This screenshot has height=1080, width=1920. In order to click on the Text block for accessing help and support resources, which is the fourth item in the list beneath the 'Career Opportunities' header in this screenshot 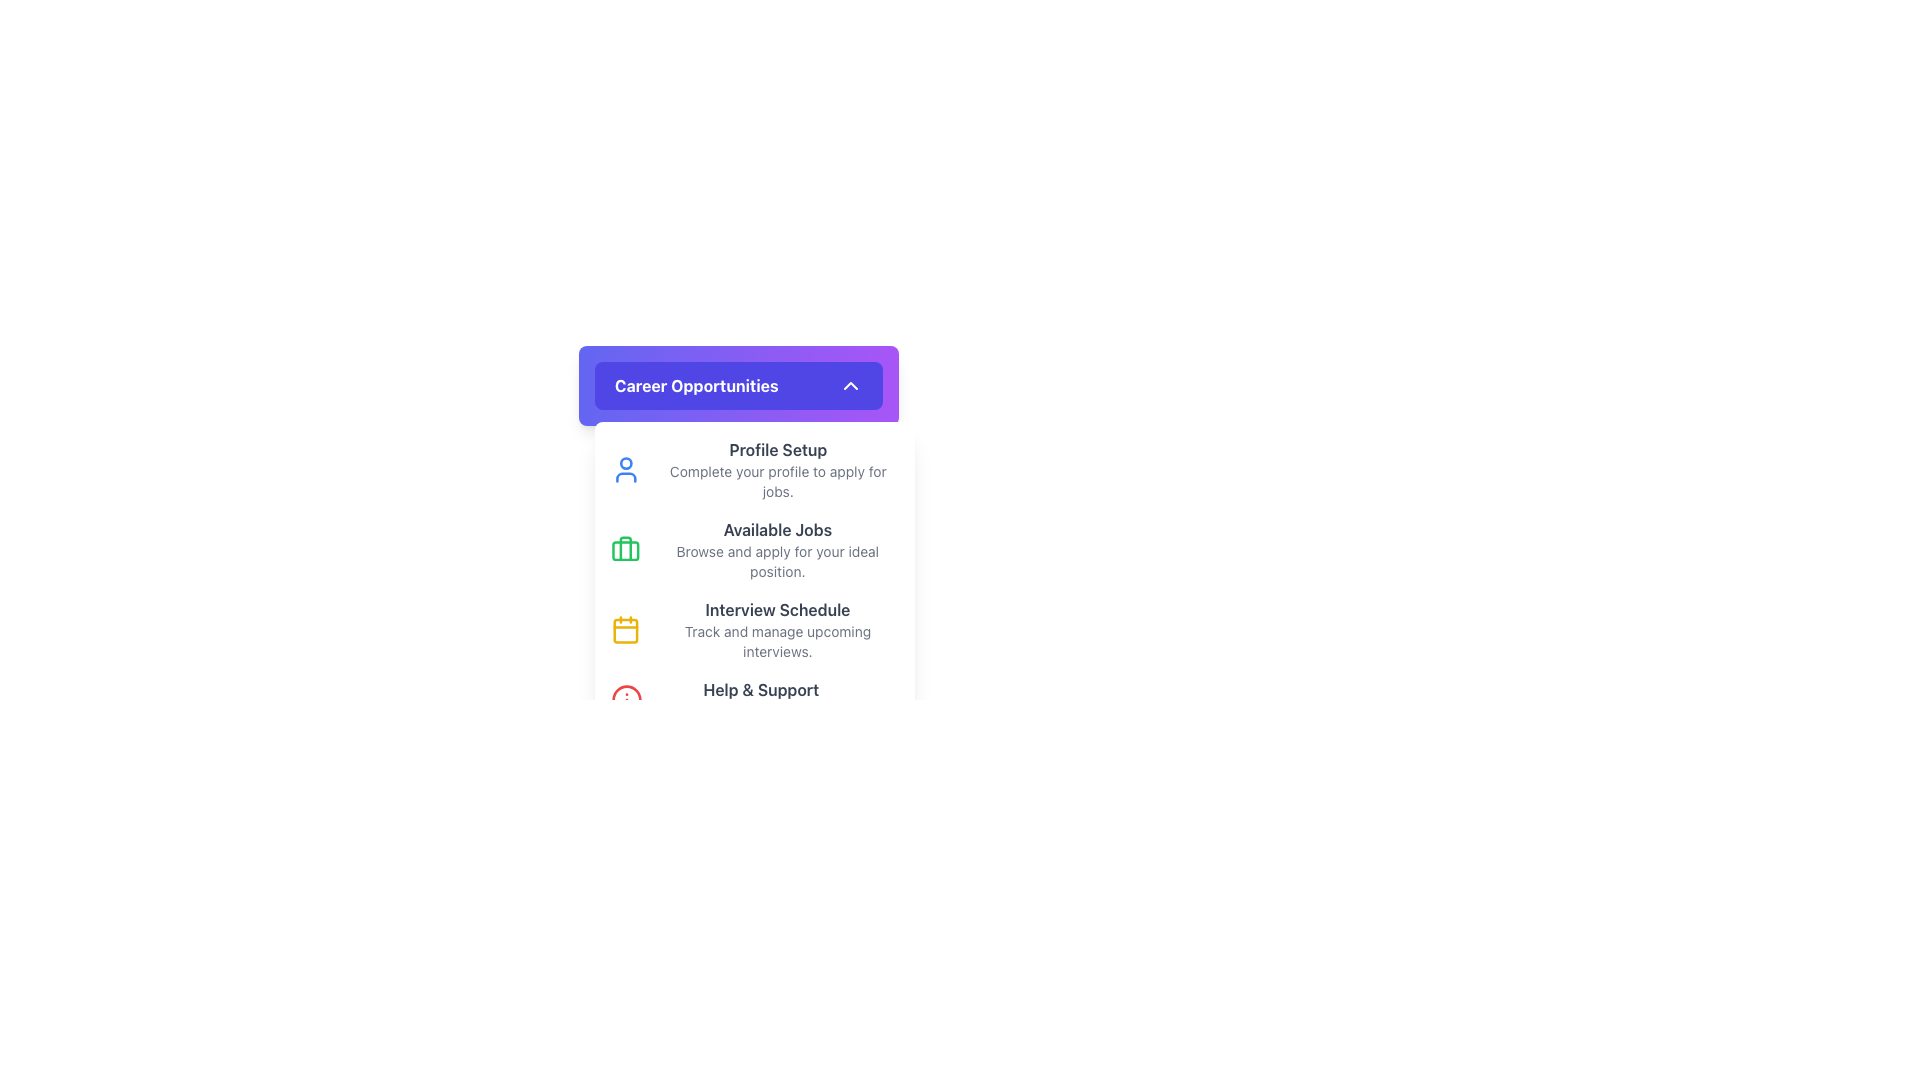, I will do `click(760, 698)`.